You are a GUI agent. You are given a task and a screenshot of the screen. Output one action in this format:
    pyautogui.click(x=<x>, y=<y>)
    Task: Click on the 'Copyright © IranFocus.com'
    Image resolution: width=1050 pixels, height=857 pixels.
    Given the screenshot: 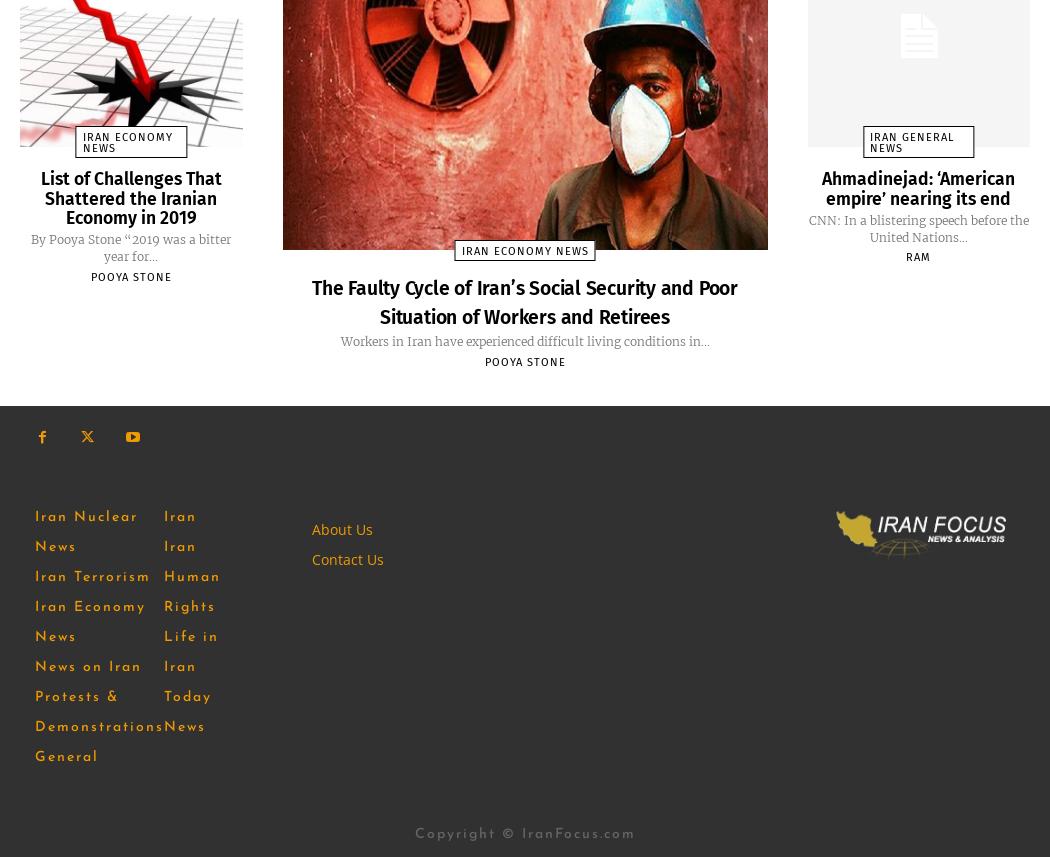 What is the action you would take?
    pyautogui.click(x=523, y=833)
    